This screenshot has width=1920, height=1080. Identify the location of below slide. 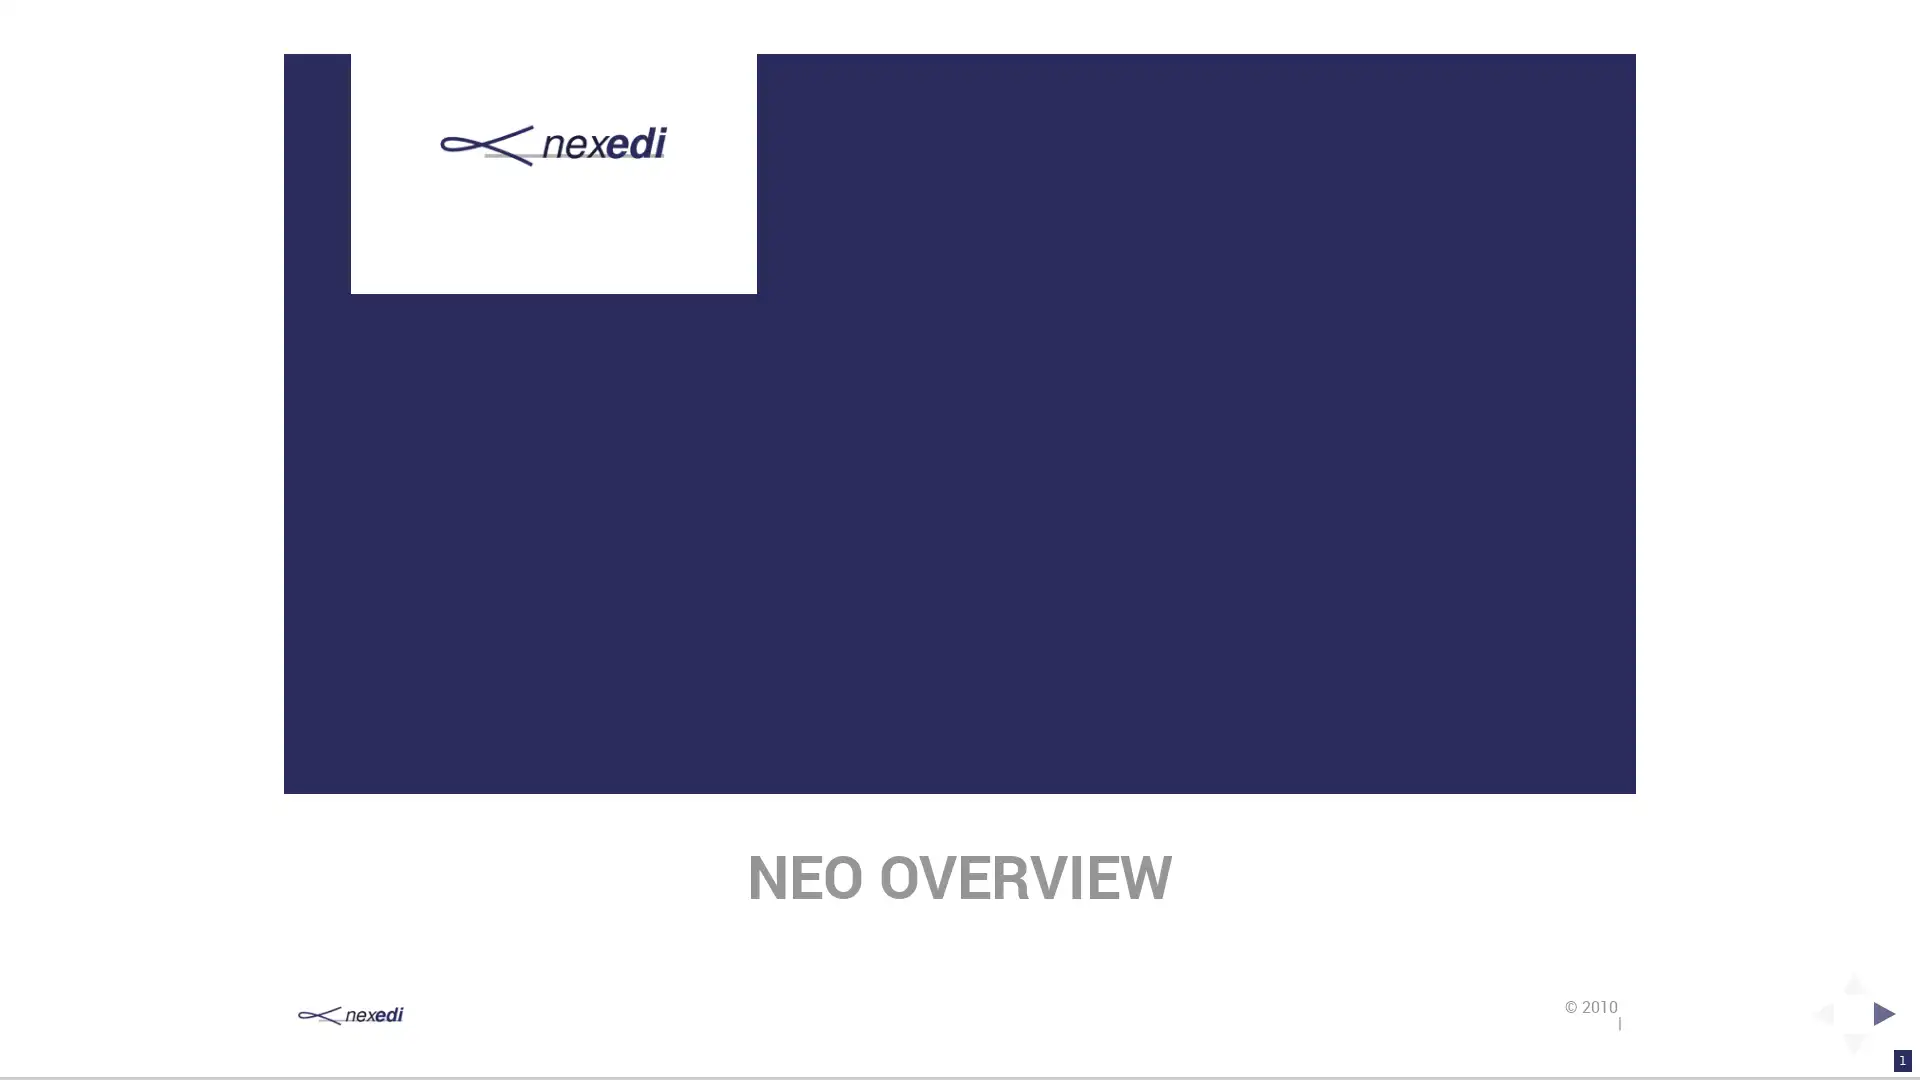
(1852, 1049).